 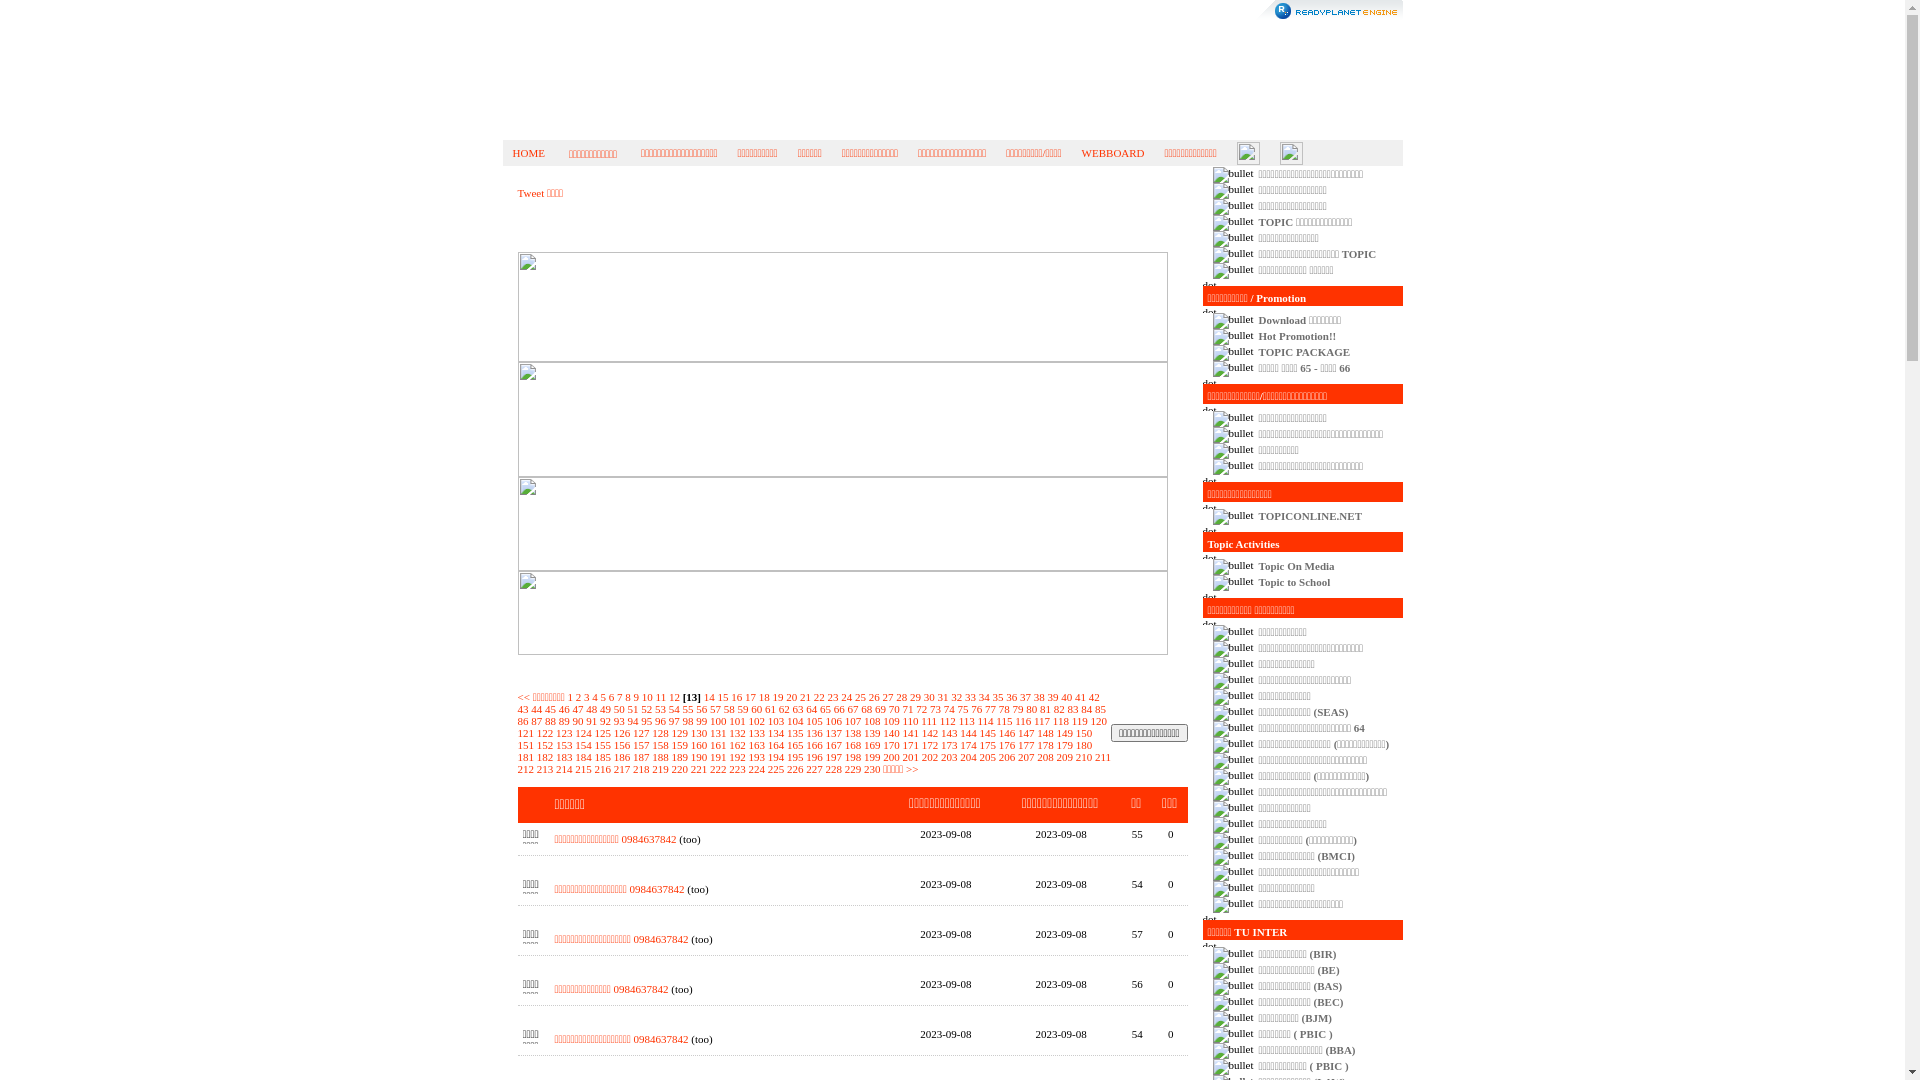 I want to click on '78', so click(x=1004, y=708).